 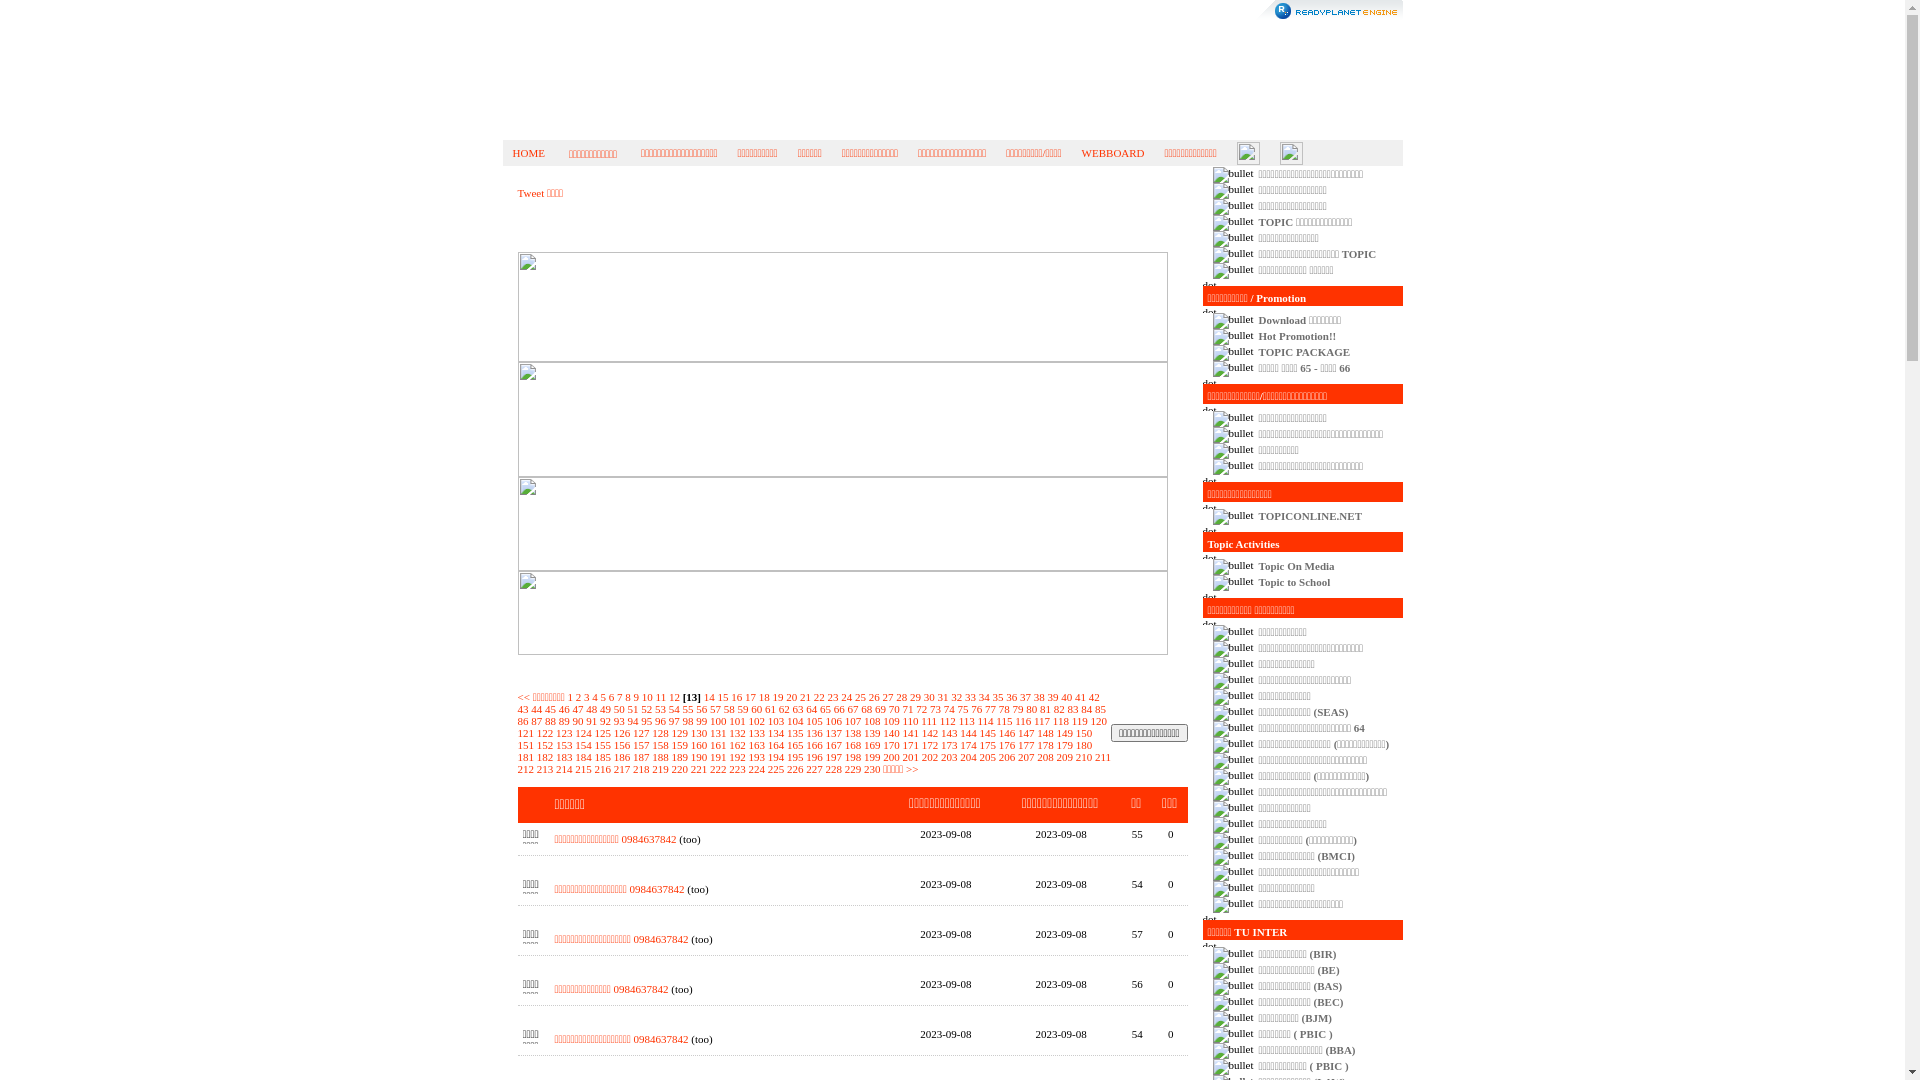 I want to click on '78', so click(x=1004, y=708).